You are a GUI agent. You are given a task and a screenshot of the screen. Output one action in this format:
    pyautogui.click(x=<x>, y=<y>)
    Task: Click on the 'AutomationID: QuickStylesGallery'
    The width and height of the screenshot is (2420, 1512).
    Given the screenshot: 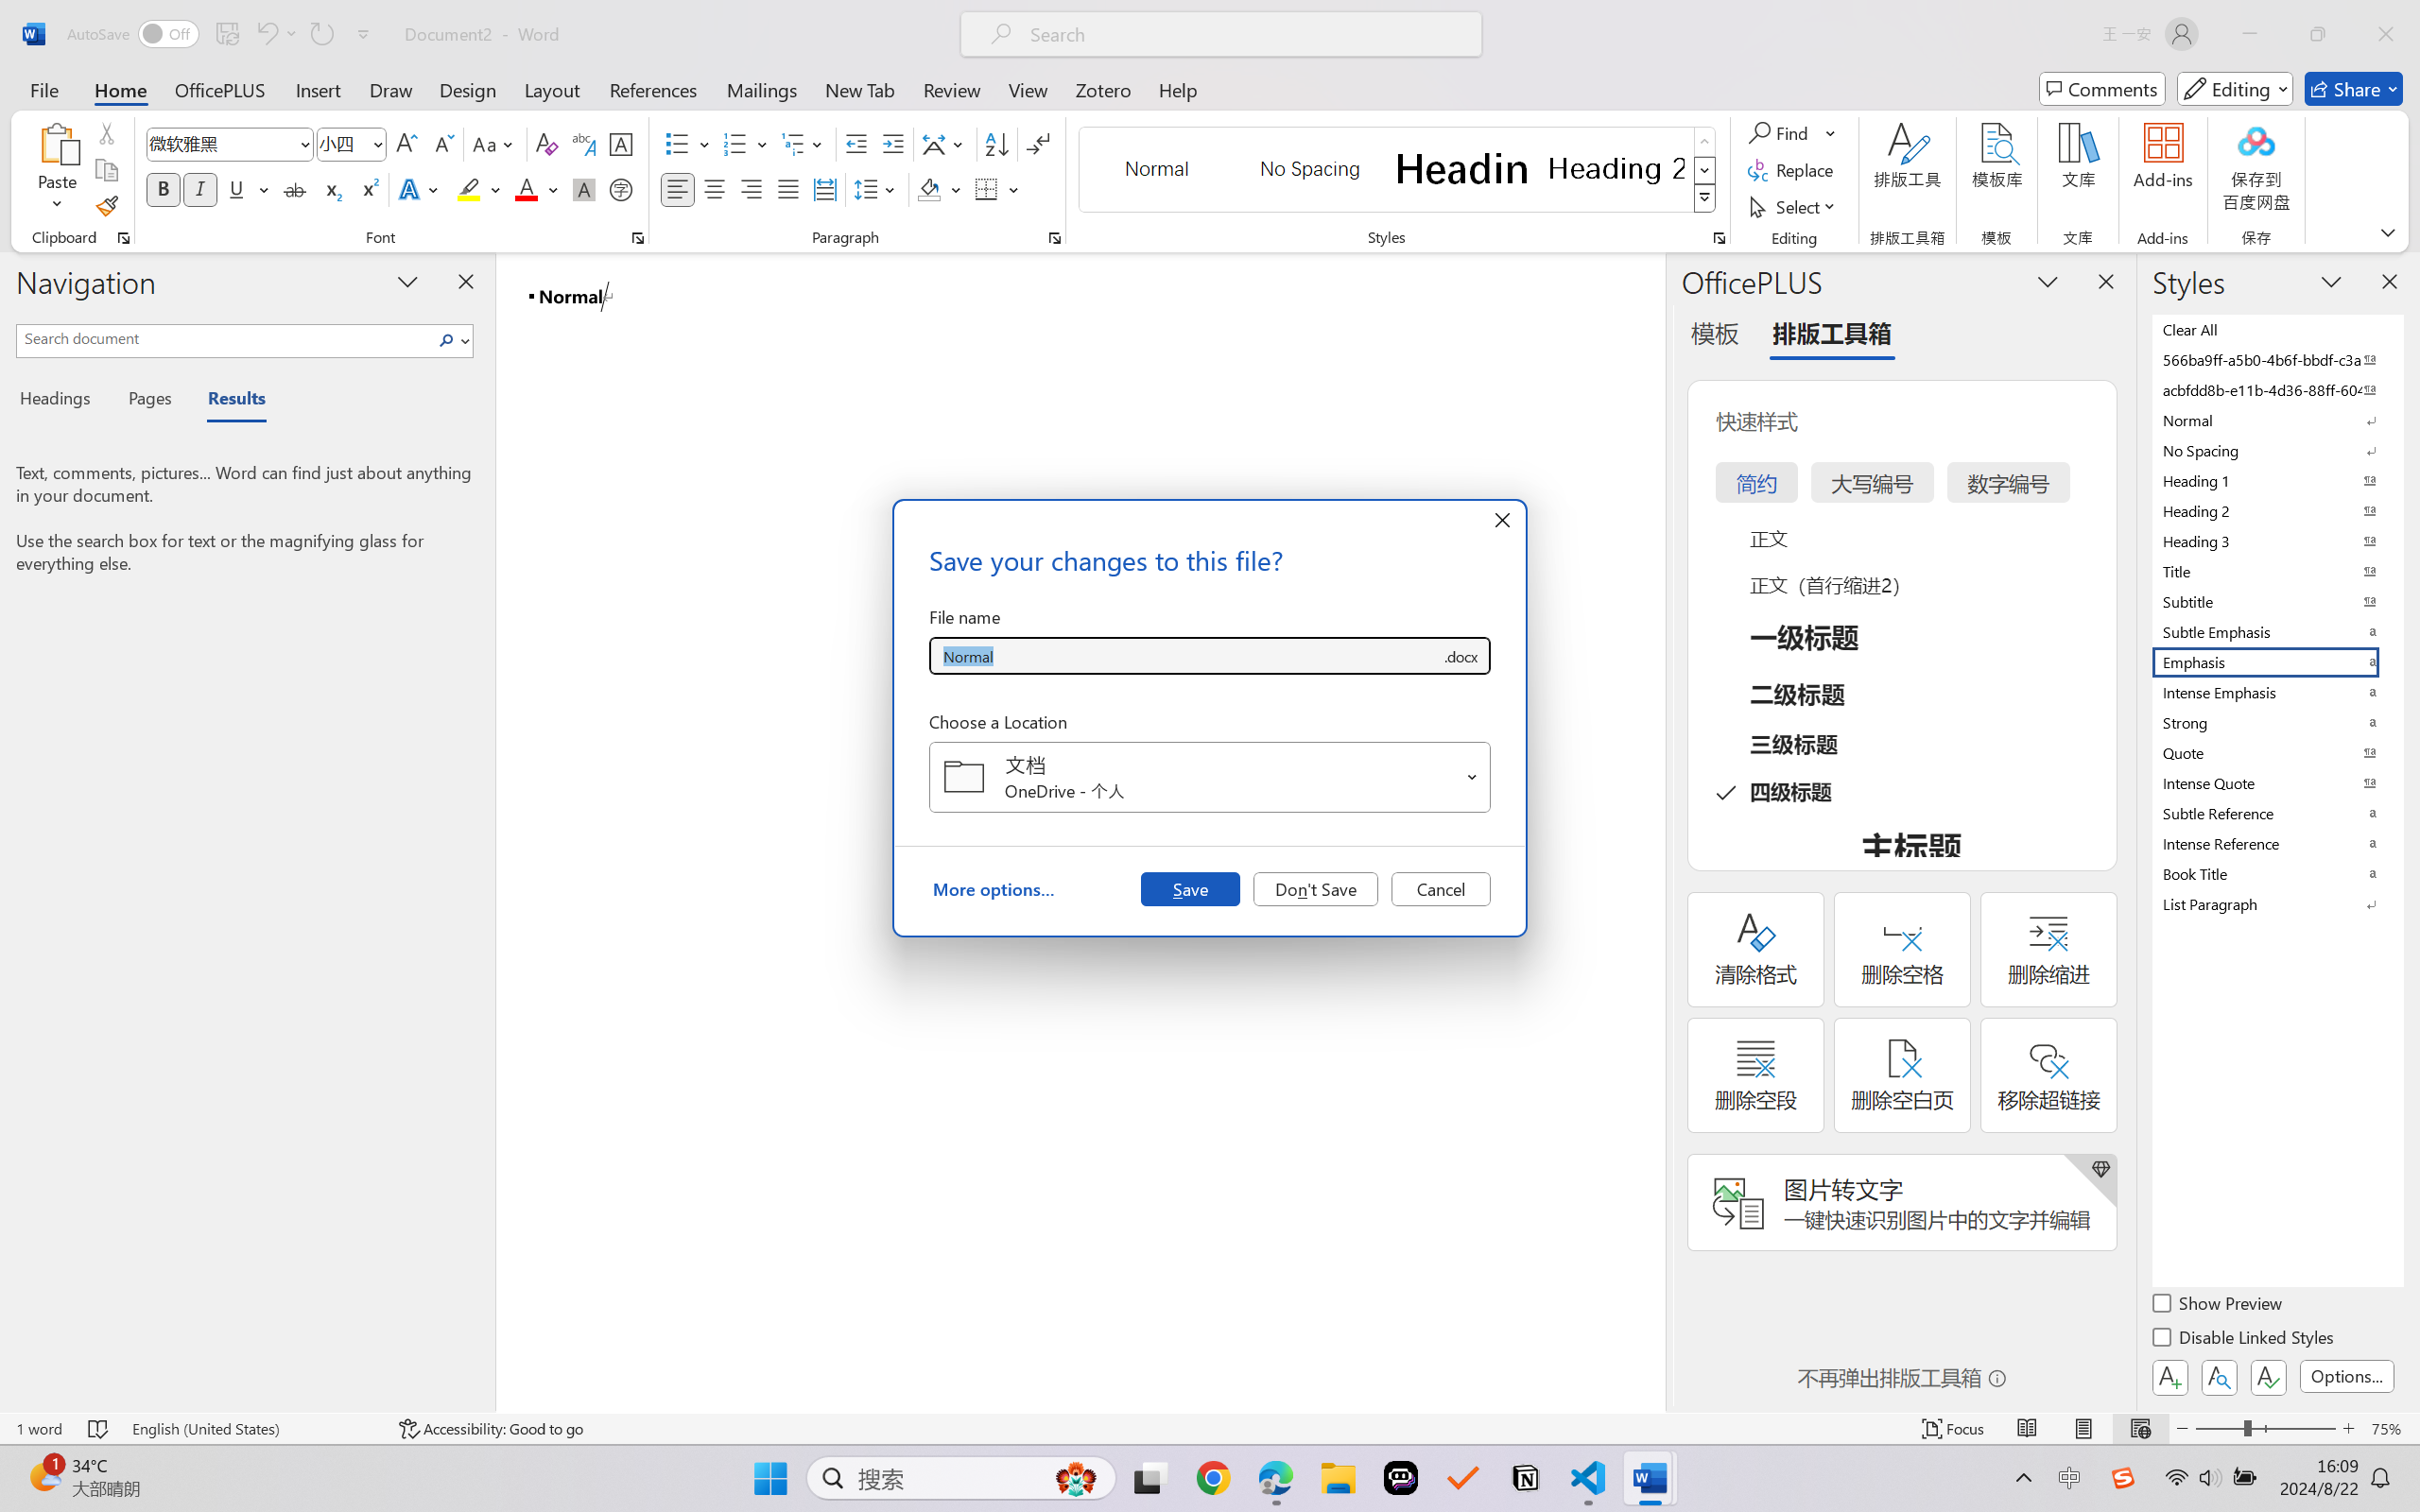 What is the action you would take?
    pyautogui.click(x=1397, y=170)
    